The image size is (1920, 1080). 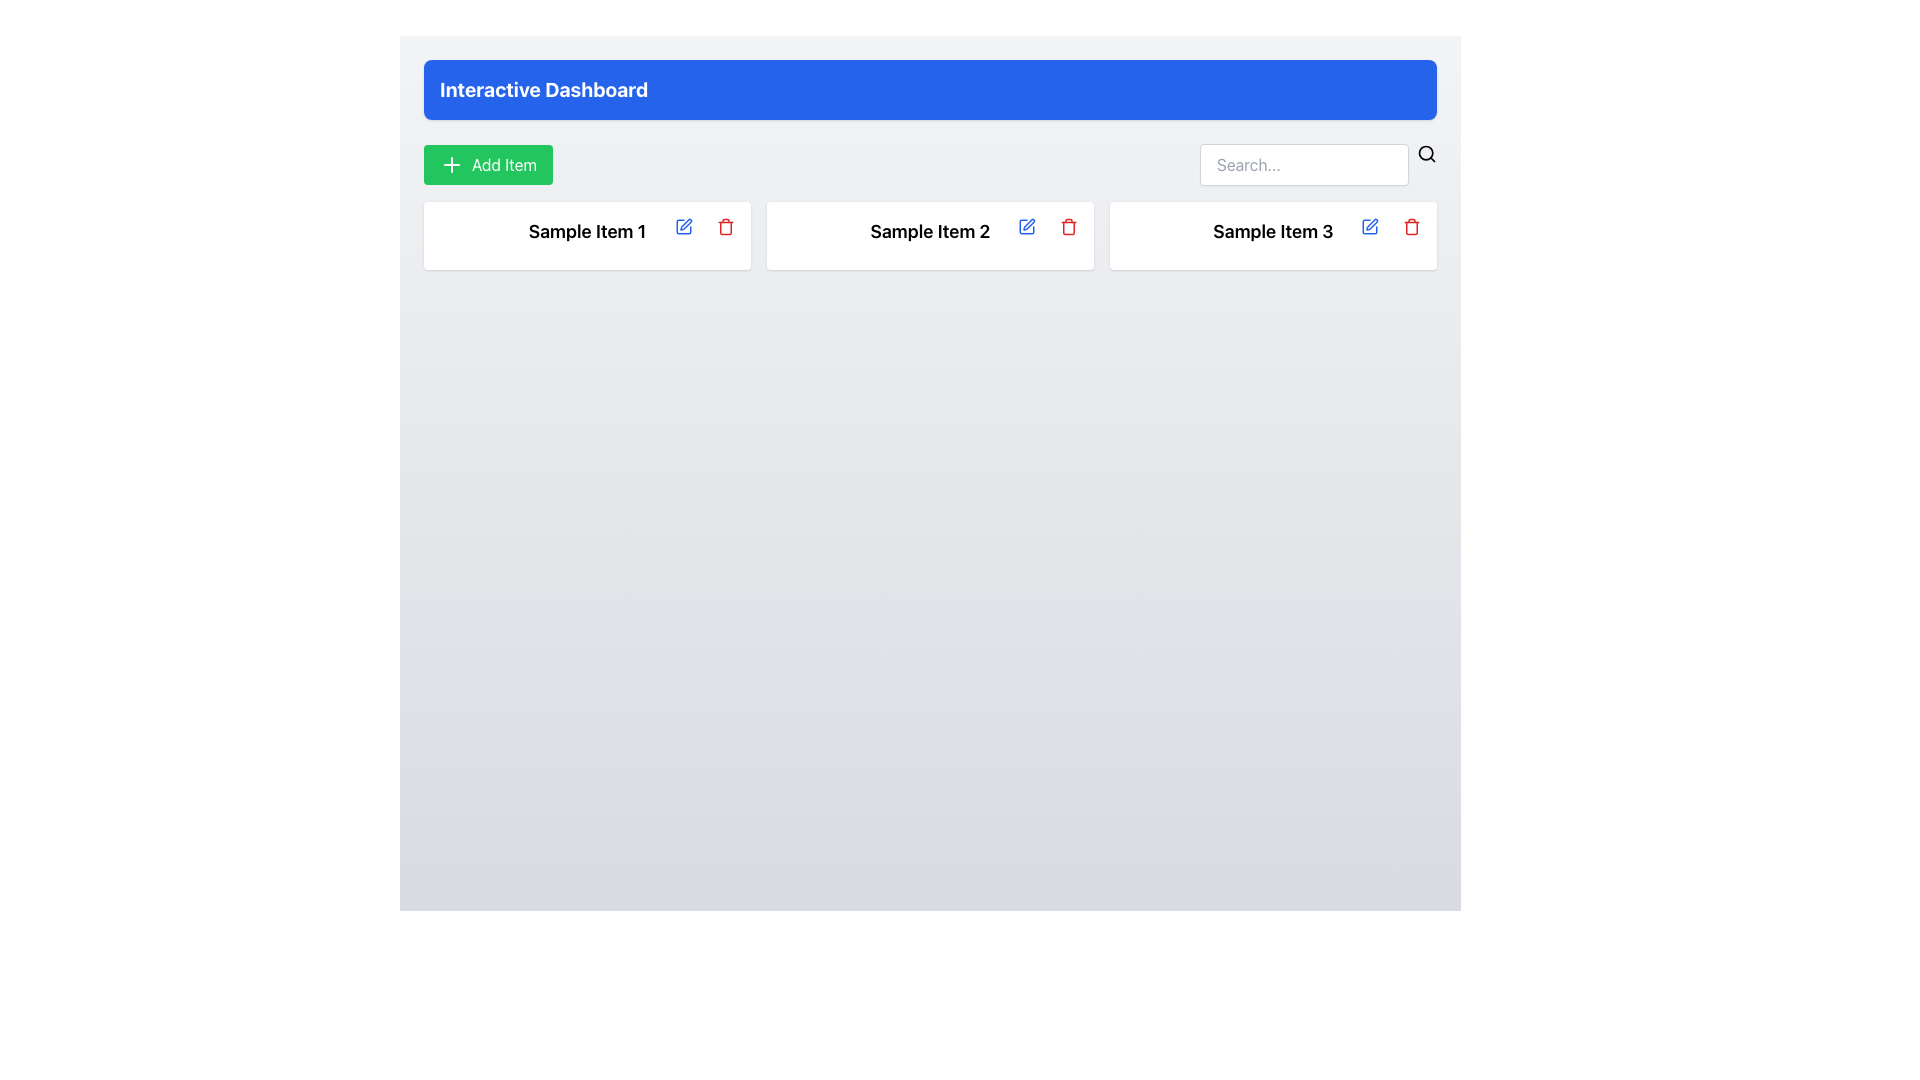 I want to click on the red trash can icon located to the right of 'Sample Item 2', so click(x=1068, y=226).